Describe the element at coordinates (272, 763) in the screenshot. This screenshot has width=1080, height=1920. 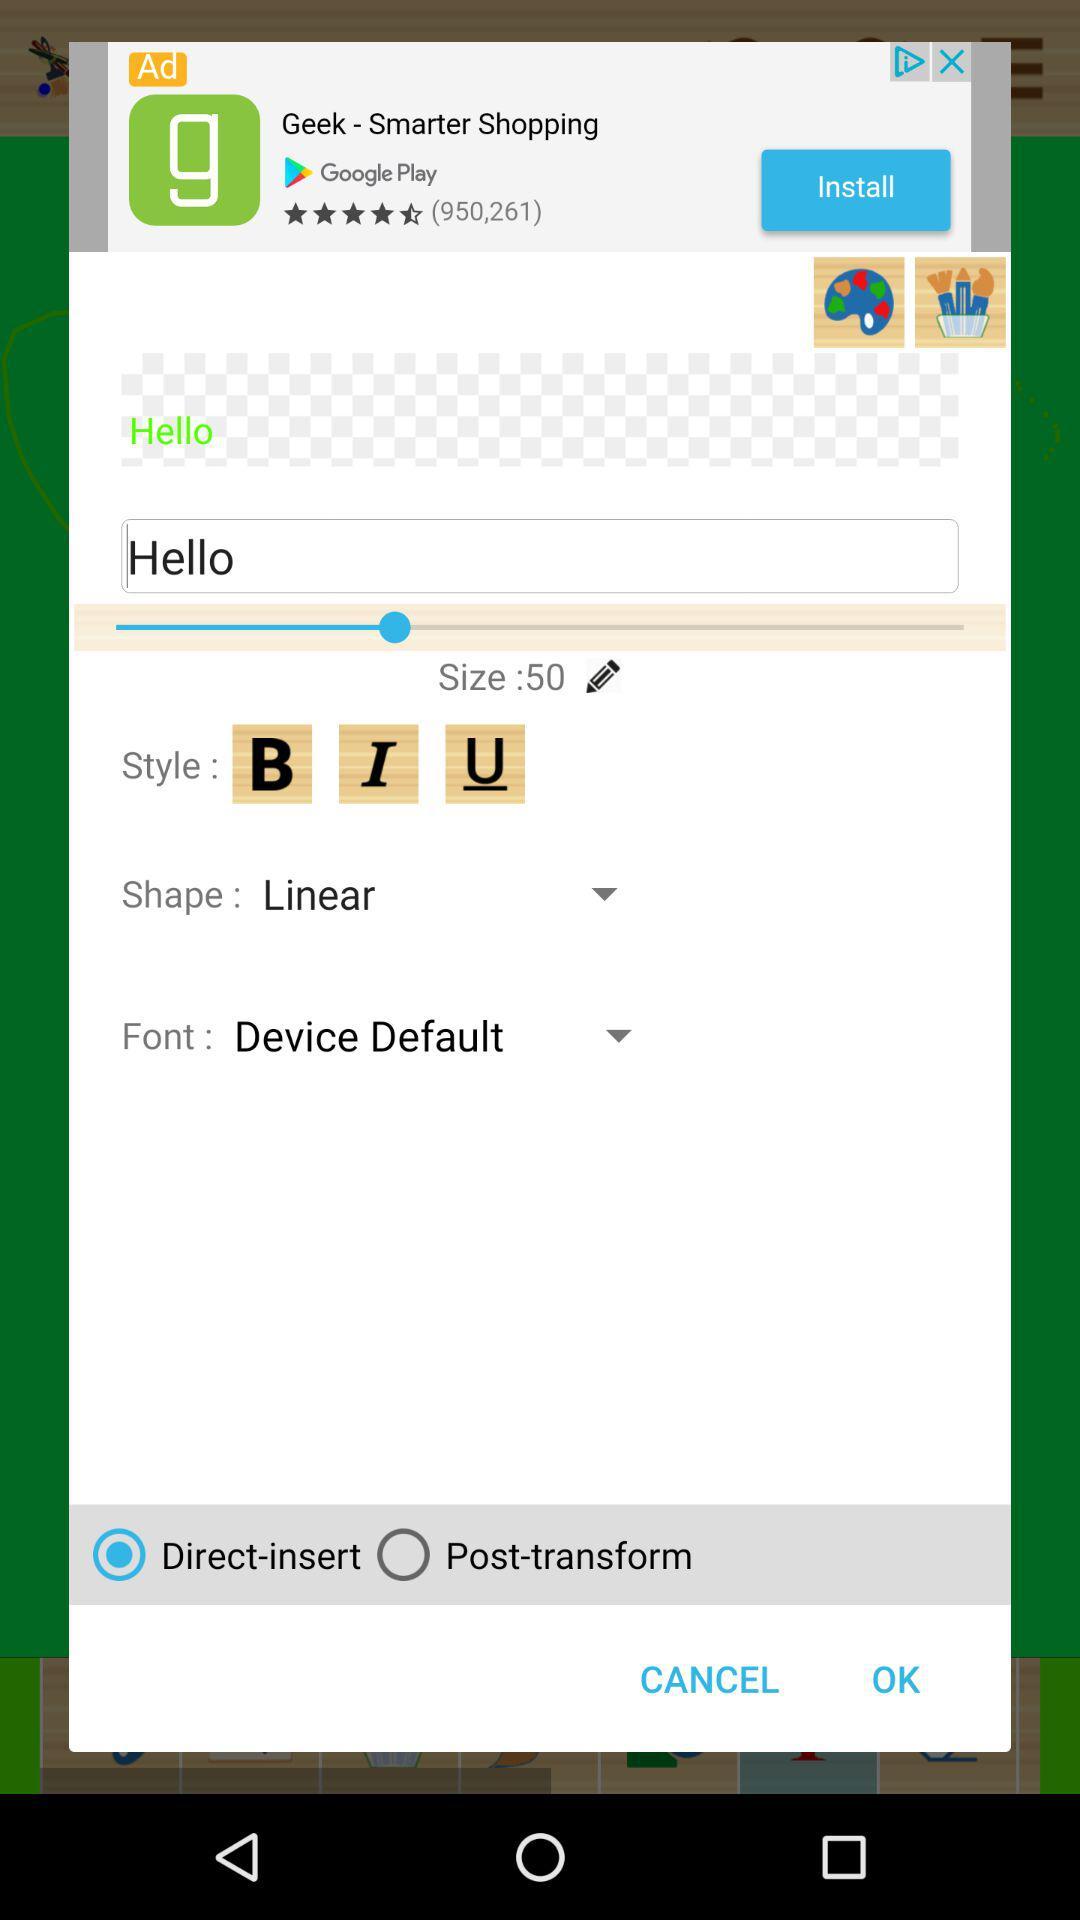
I see `style letter type` at that location.